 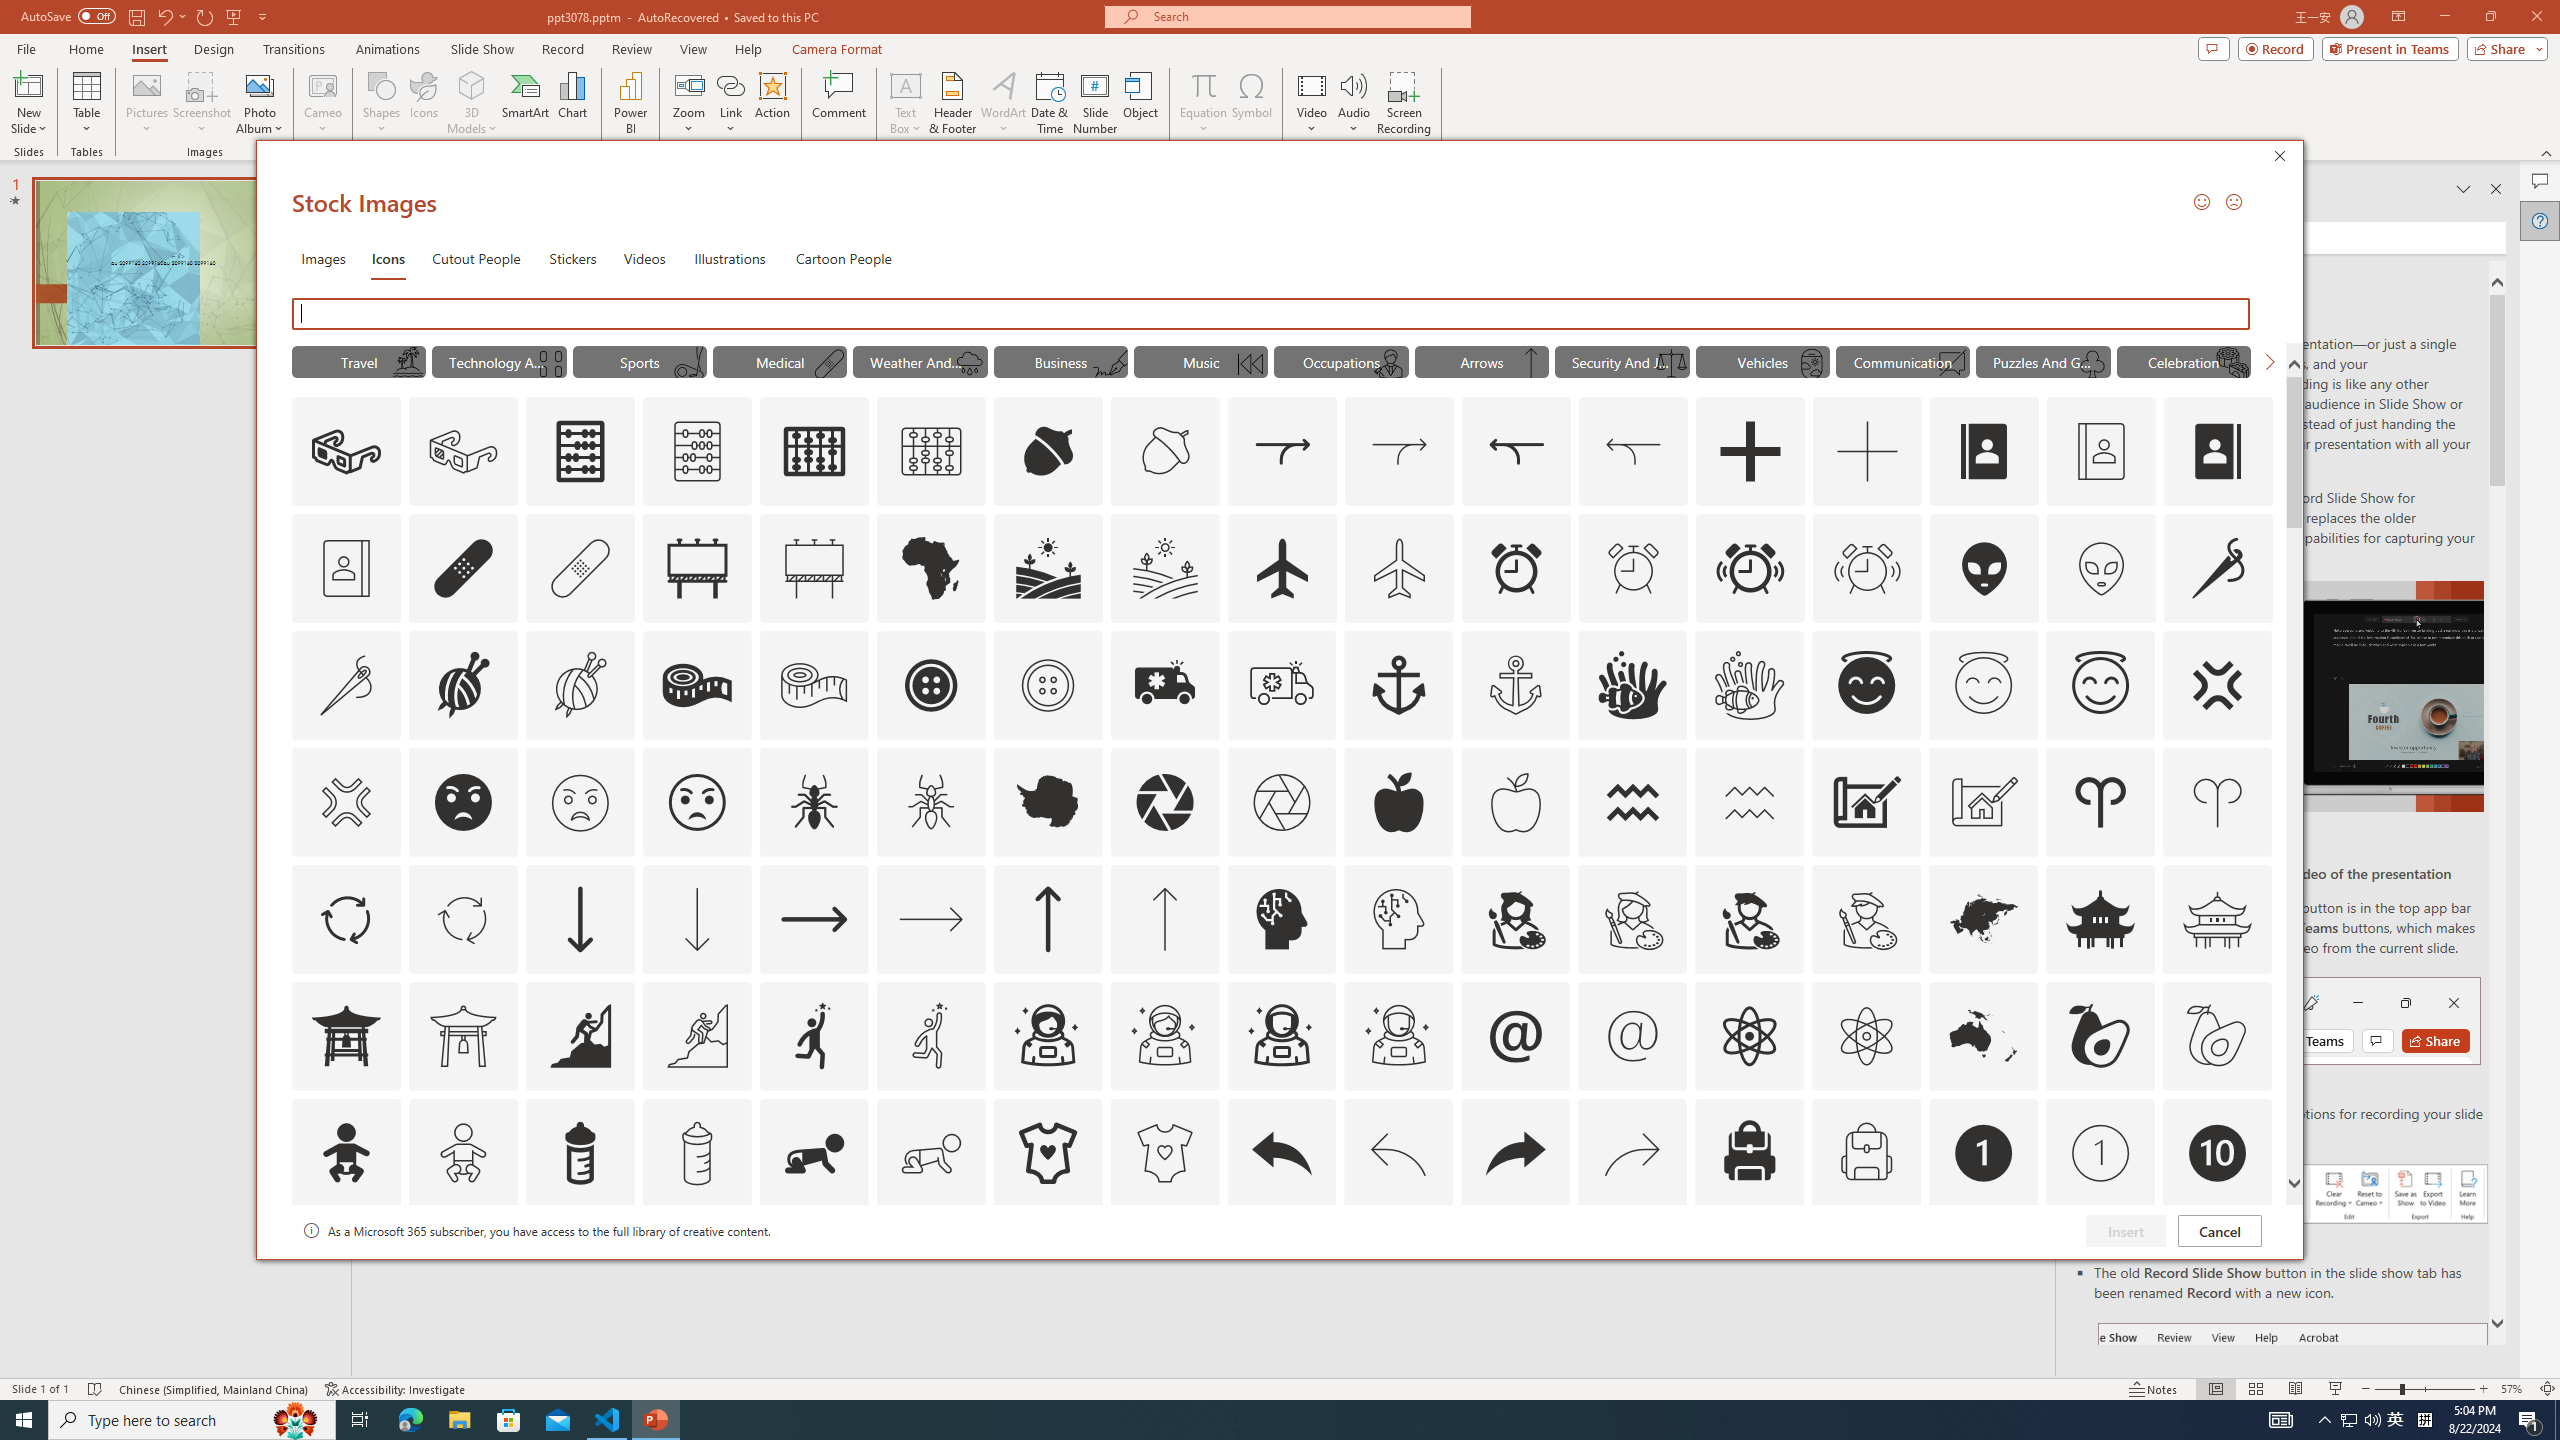 I want to click on 'AutomationID: Icons_AstronautMale', so click(x=1281, y=1034).